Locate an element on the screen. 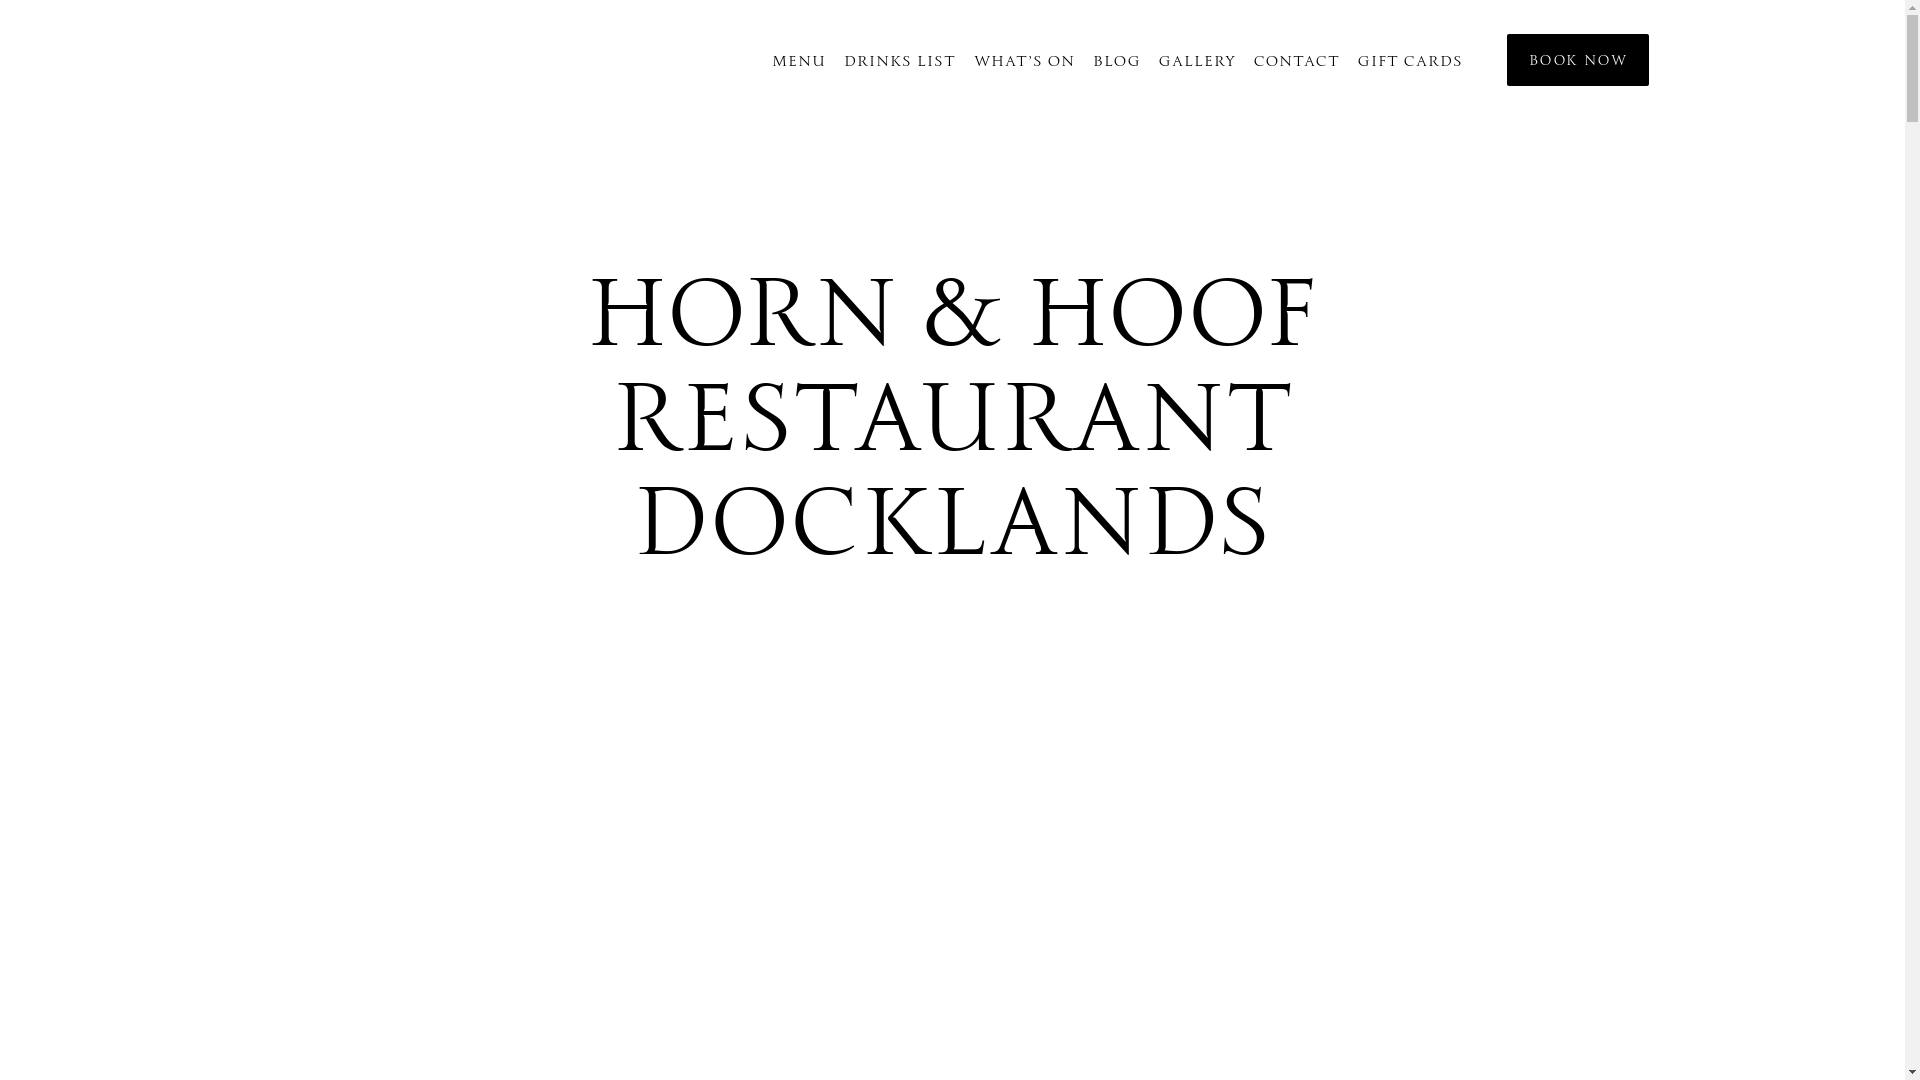 Image resolution: width=1920 pixels, height=1080 pixels. 'BLOG' is located at coordinates (1116, 59).